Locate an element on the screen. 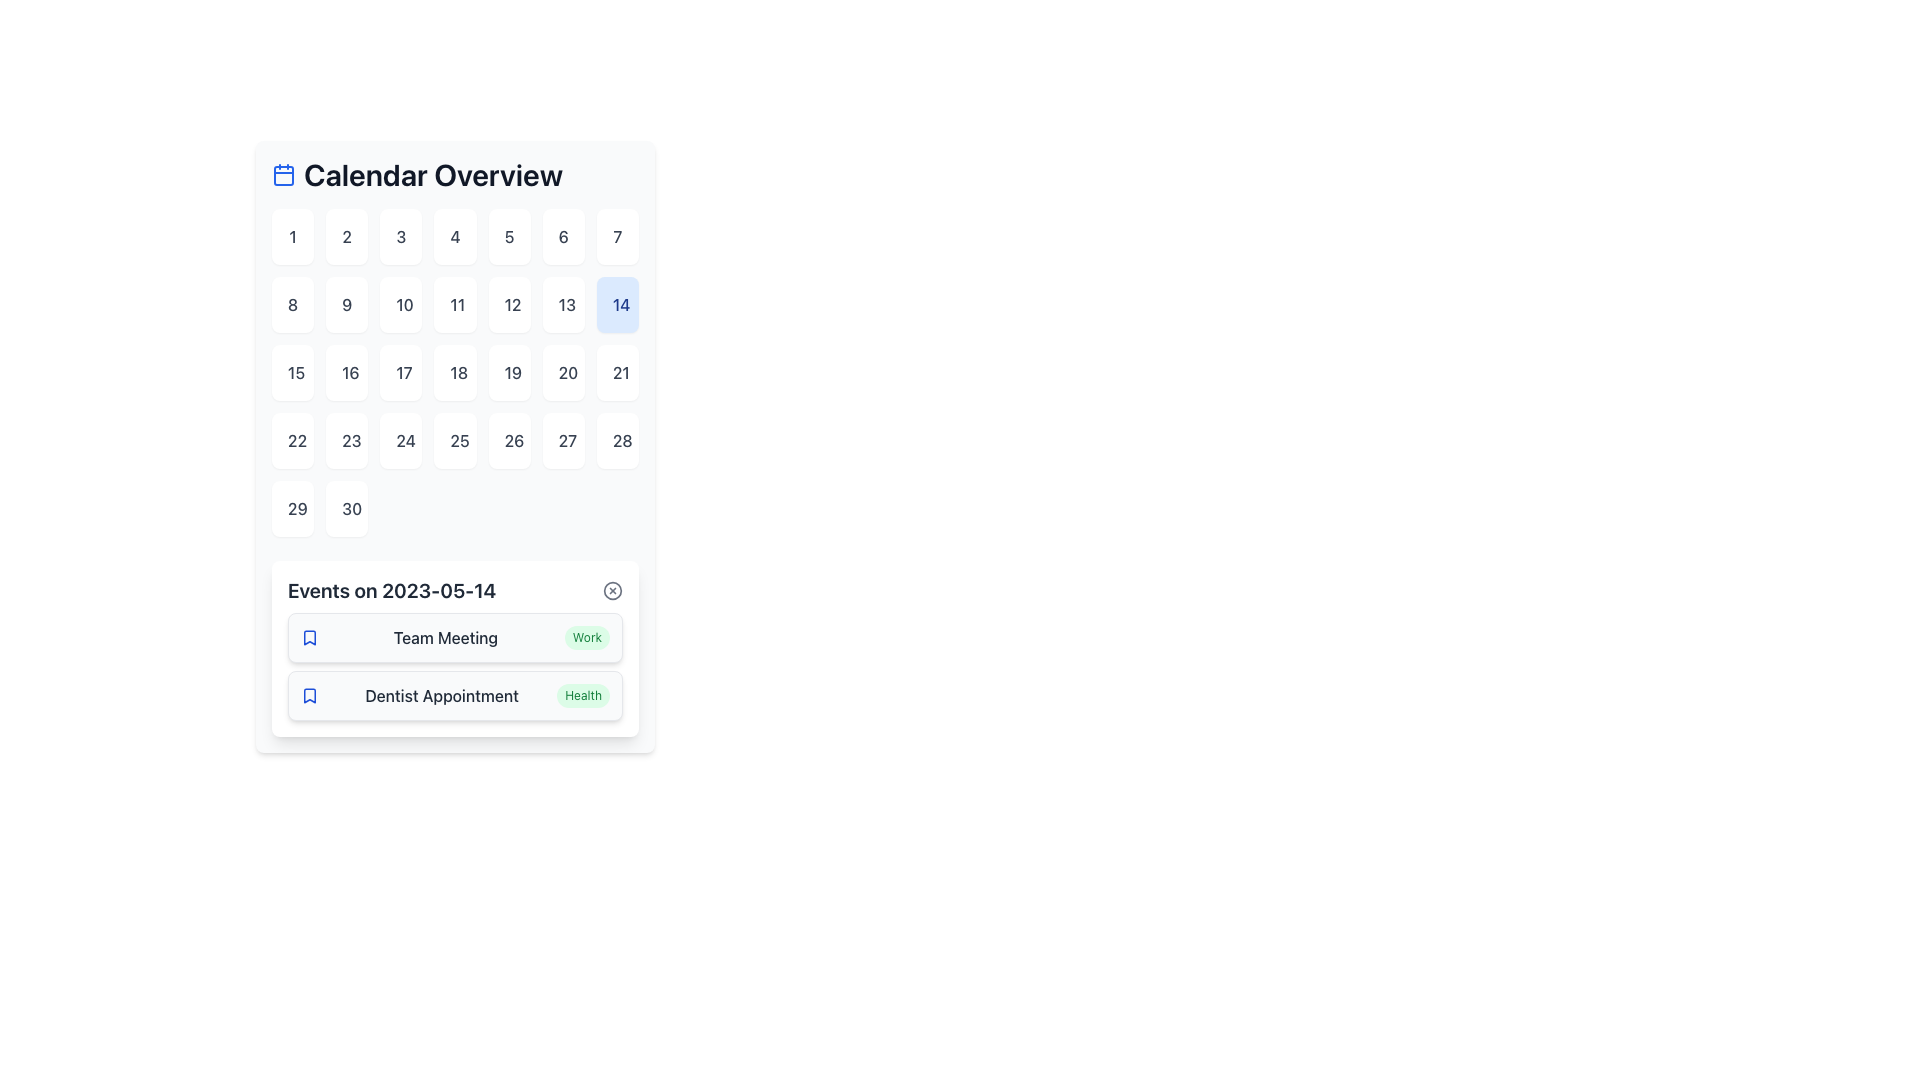 The width and height of the screenshot is (1920, 1080). the calendar button representing the date '17' is located at coordinates (400, 373).